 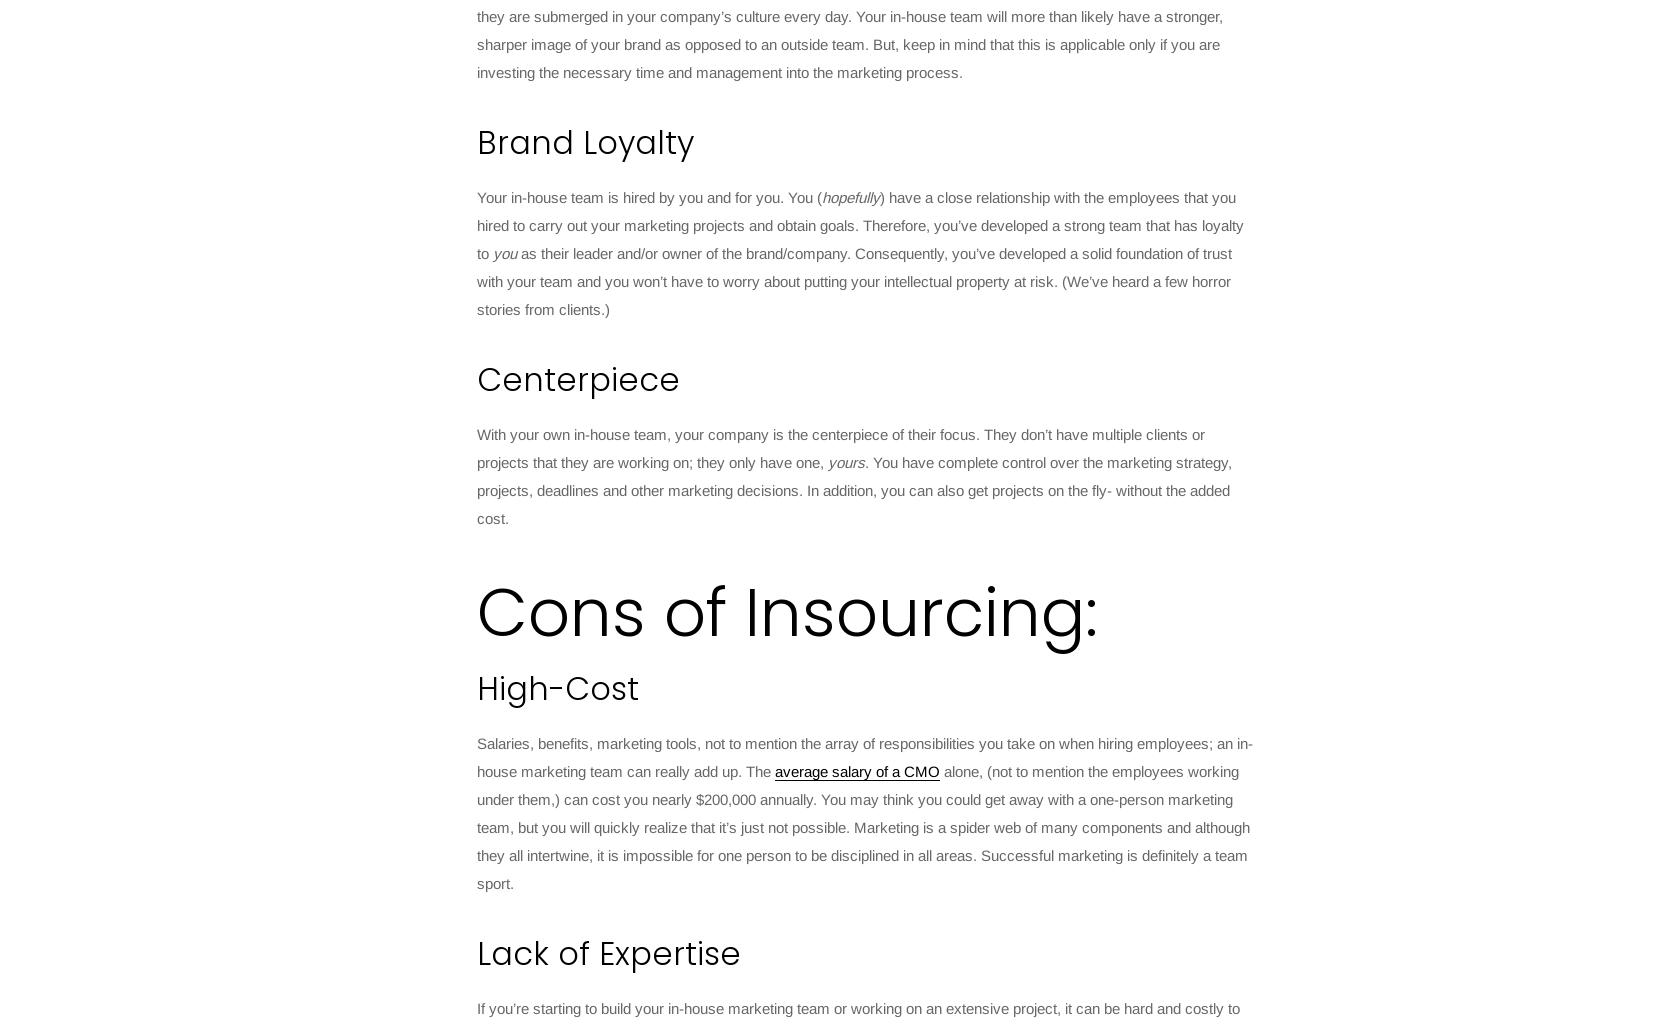 I want to click on 'average salary of a CMO', so click(x=775, y=771).